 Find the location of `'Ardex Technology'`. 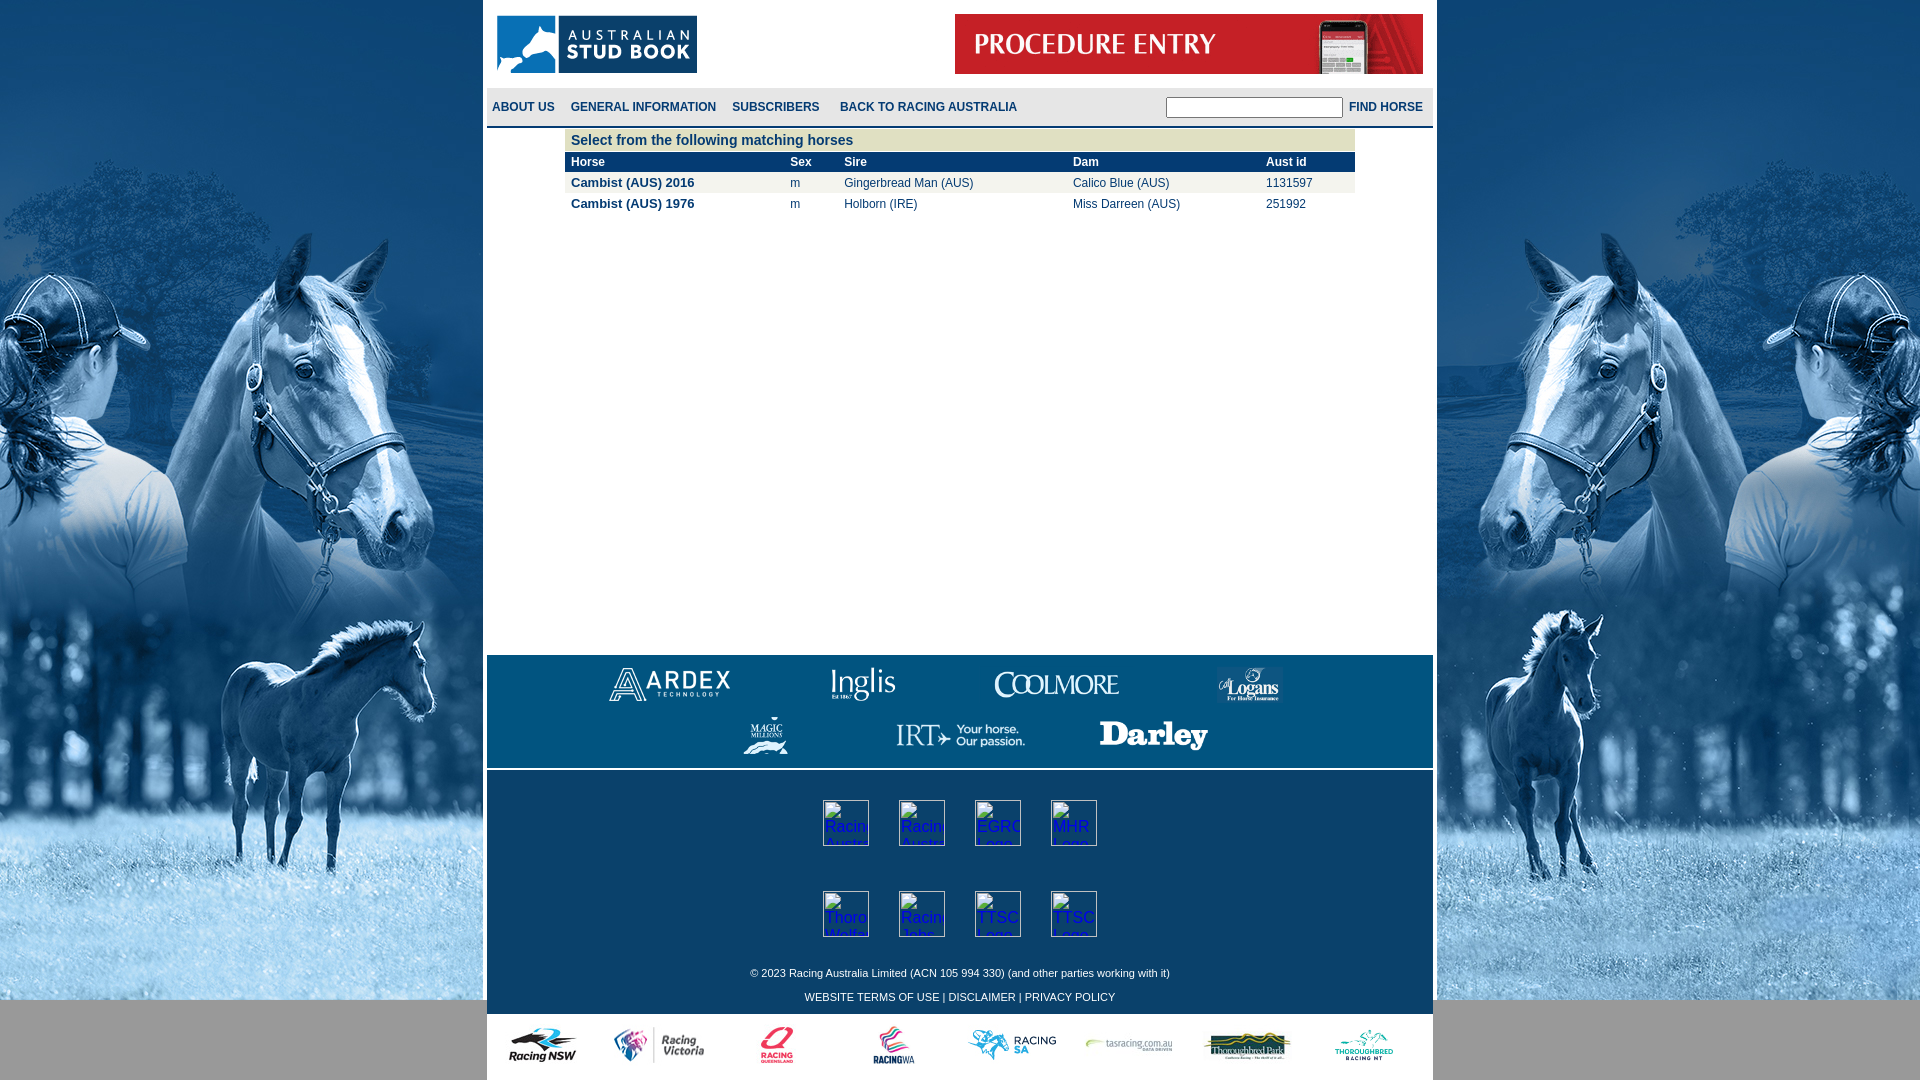

'Ardex Technology' is located at coordinates (669, 682).